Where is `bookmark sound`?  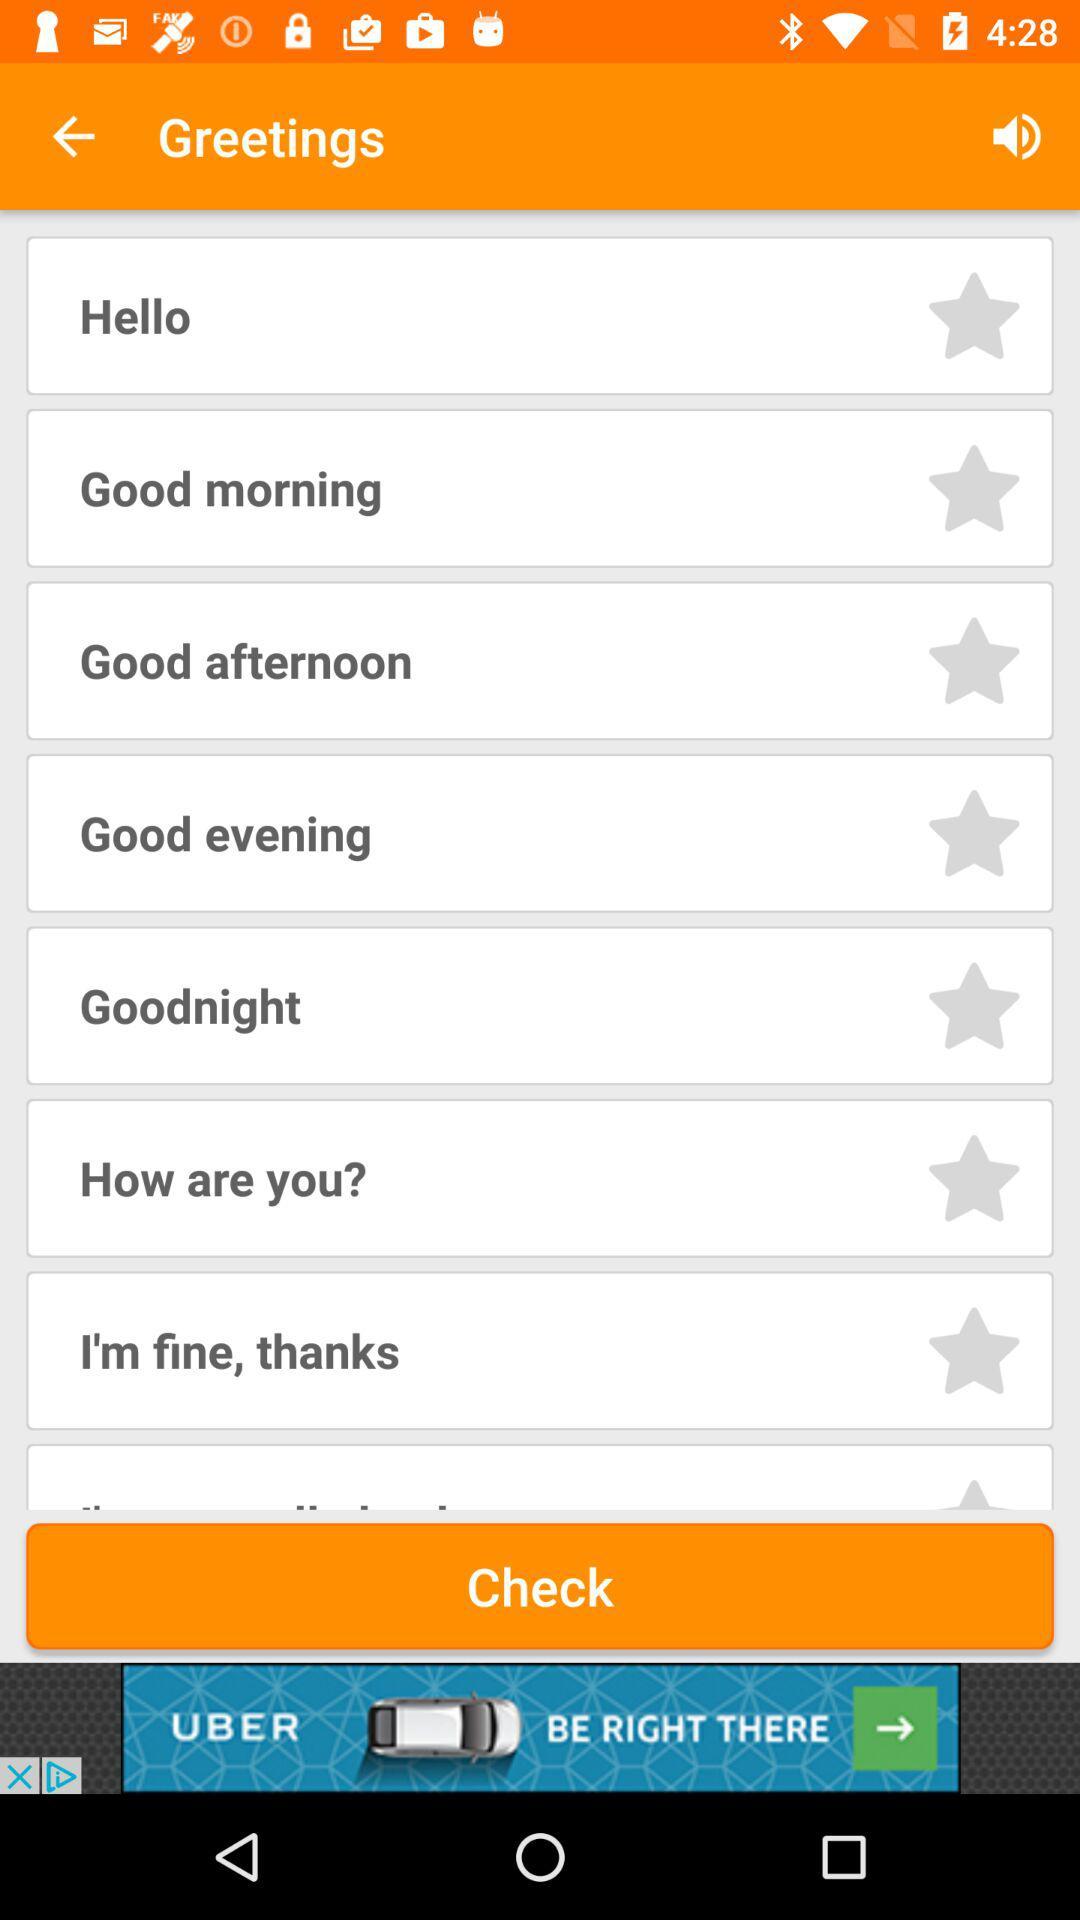 bookmark sound is located at coordinates (973, 1178).